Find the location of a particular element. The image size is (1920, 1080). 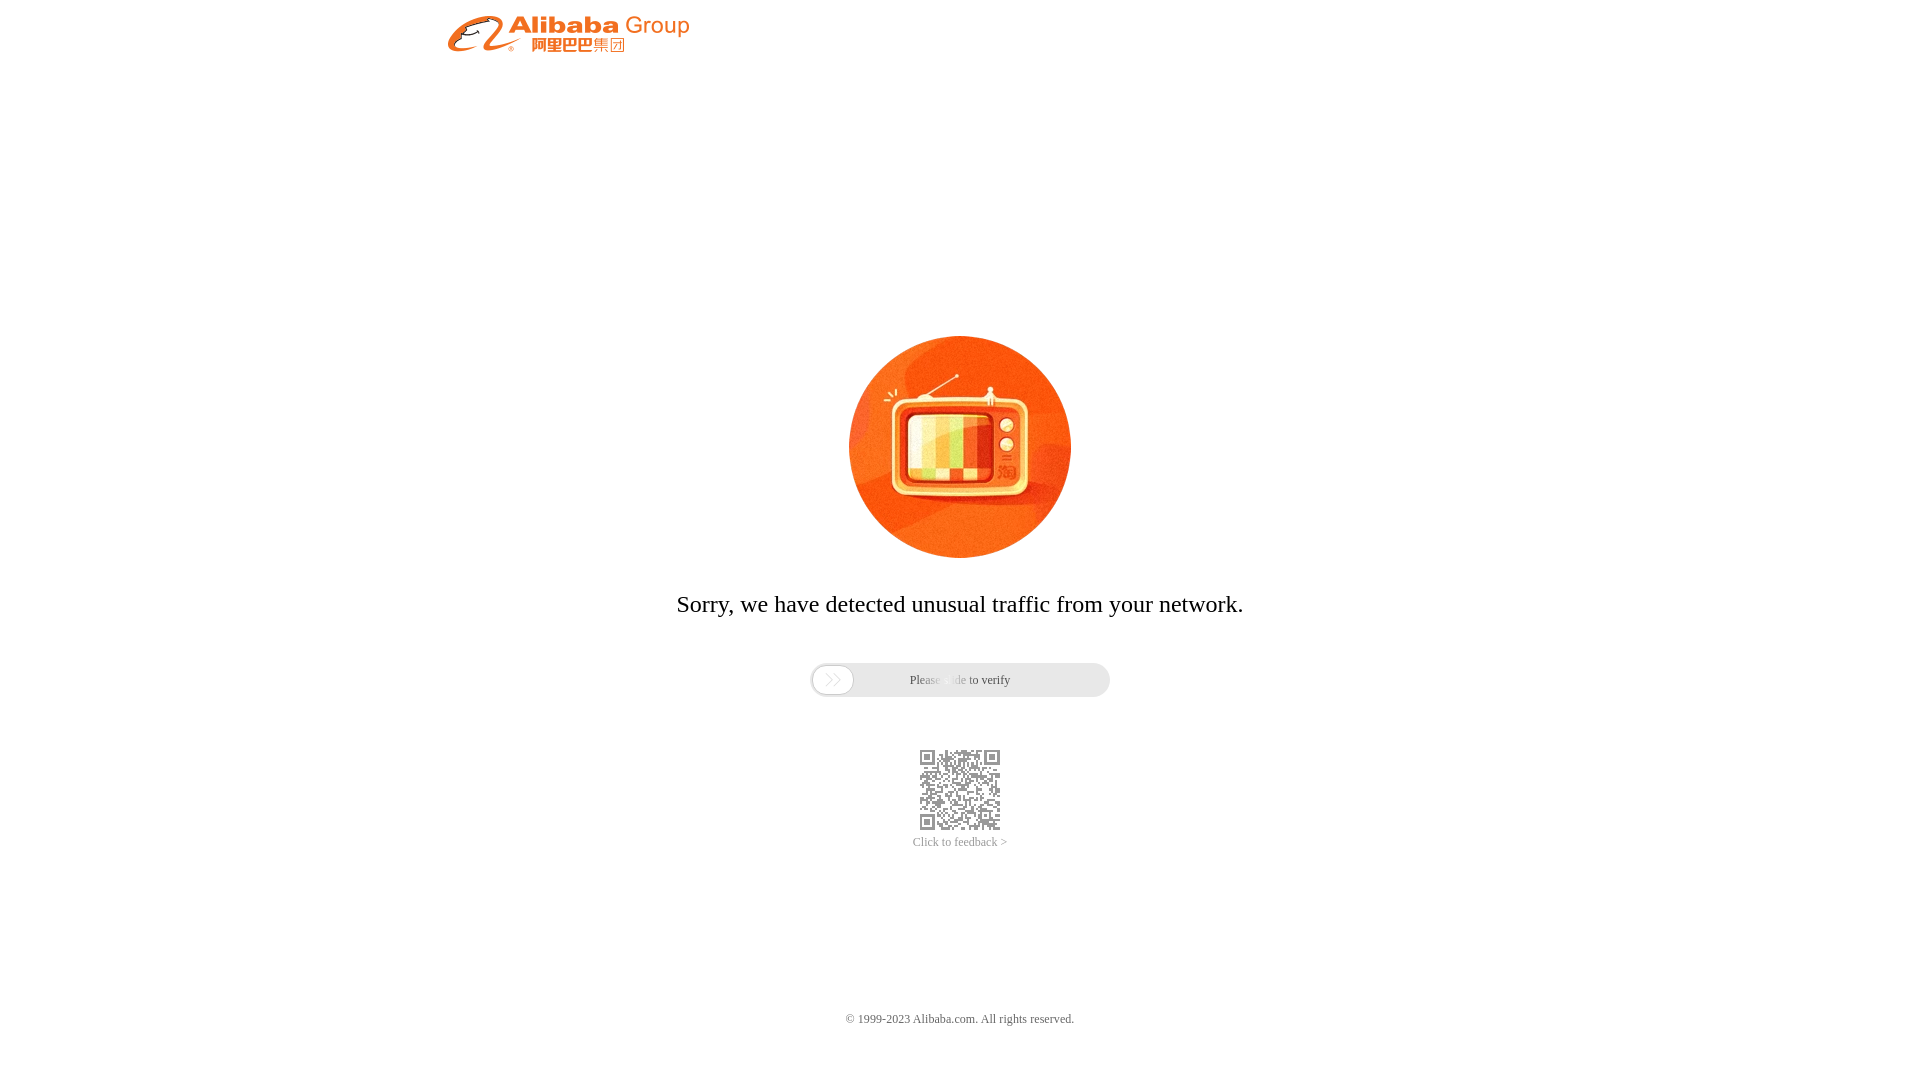

'Click to feedback >' is located at coordinates (960, 842).